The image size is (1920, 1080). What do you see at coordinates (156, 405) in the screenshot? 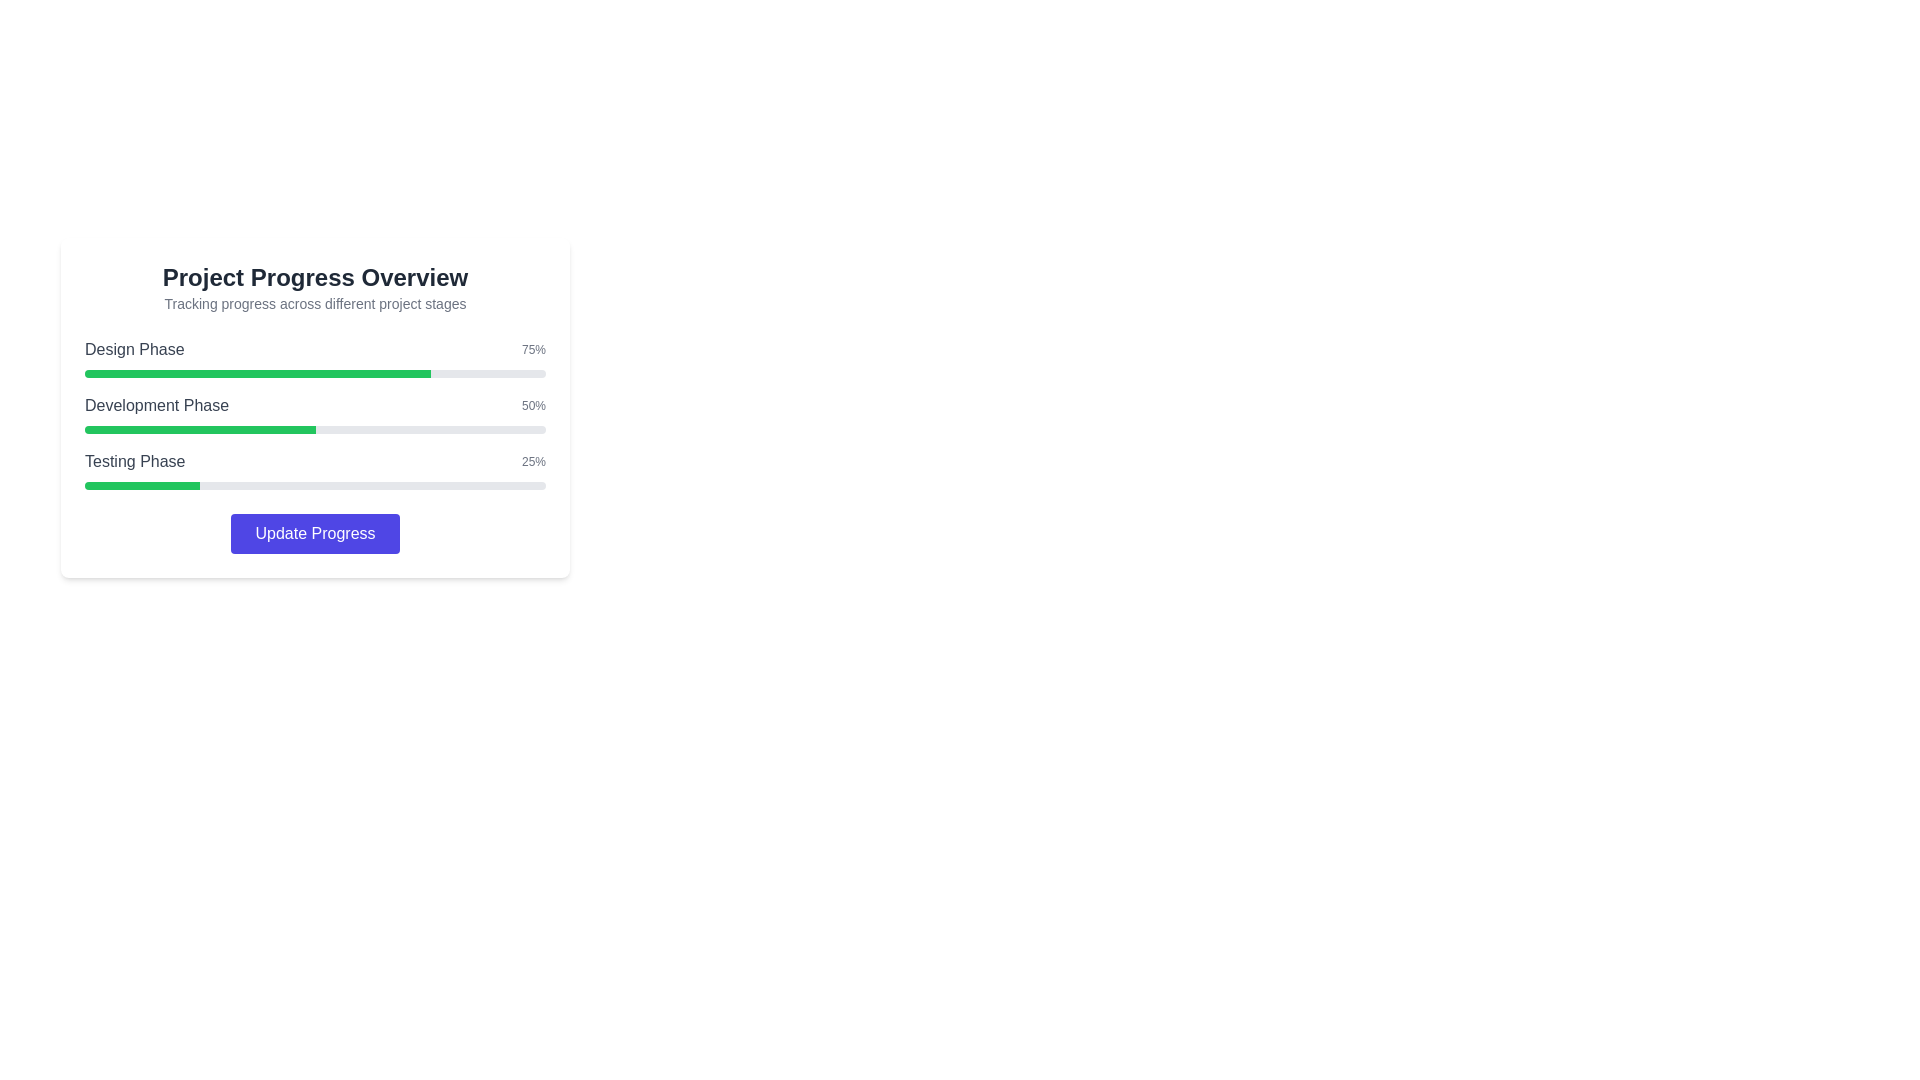
I see `the 'Development Phase' text label in the project progress tracker, which is part of the second row adjacent to a green progress bar and '50%' text` at bounding box center [156, 405].